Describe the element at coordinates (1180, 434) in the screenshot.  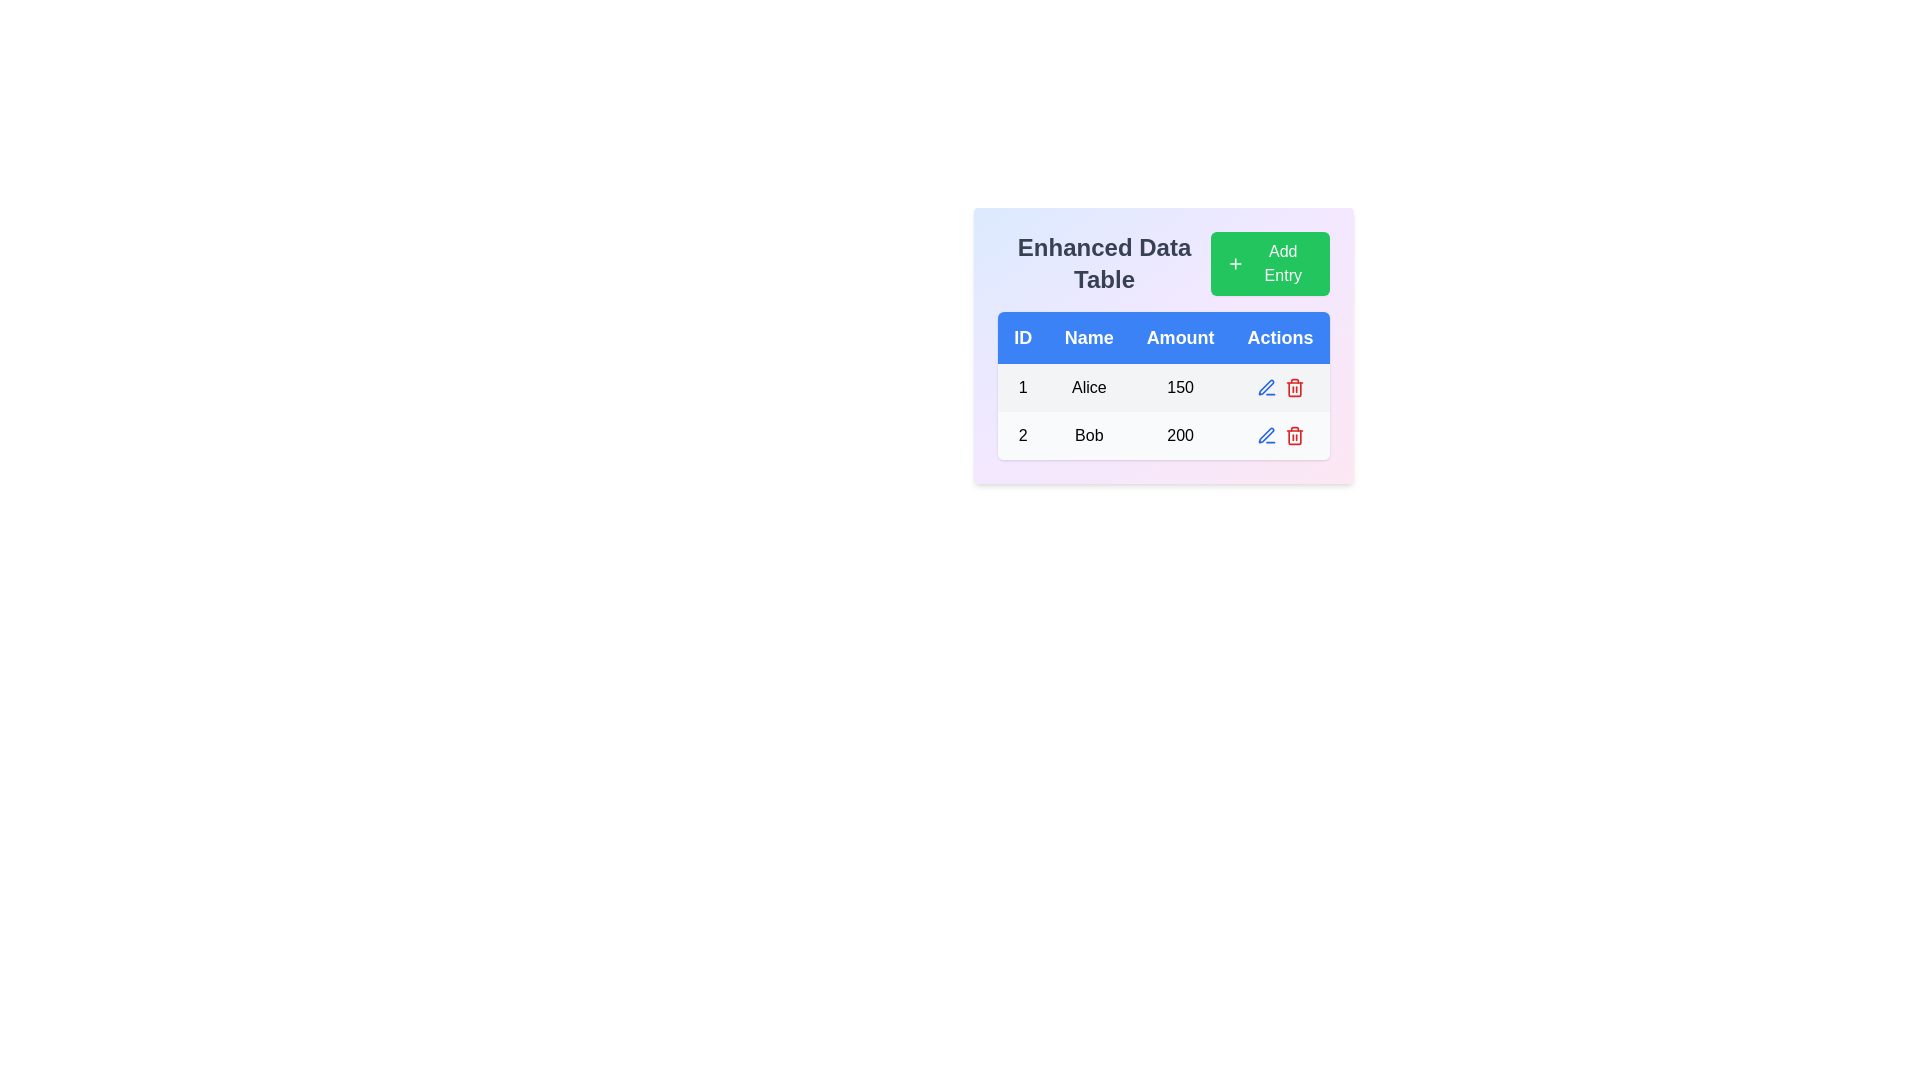
I see `the Text field representing the numerical value associated with 'Bob' in the 'Amount' category of the data table` at that location.